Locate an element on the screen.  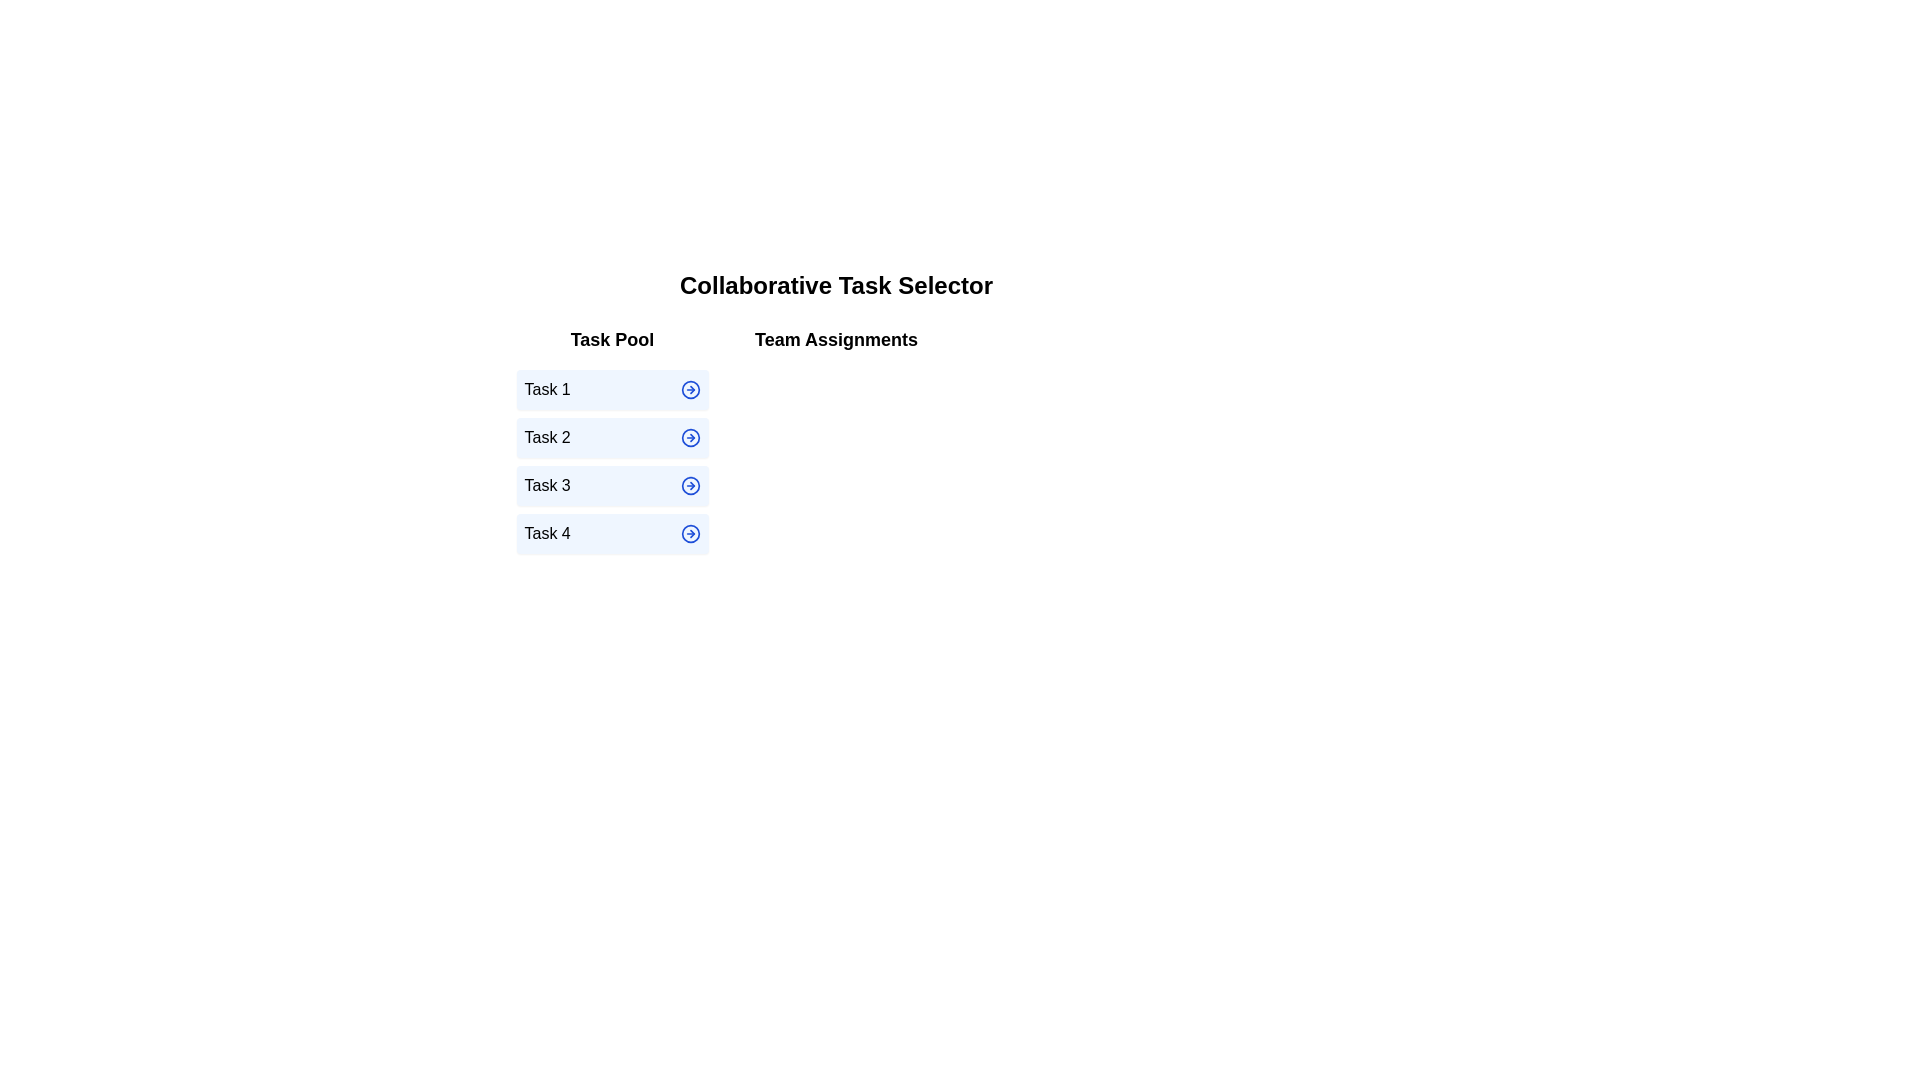
the arrow icon next to the task Task 2 in the Task Pool to move it to Team Assignments is located at coordinates (690, 437).